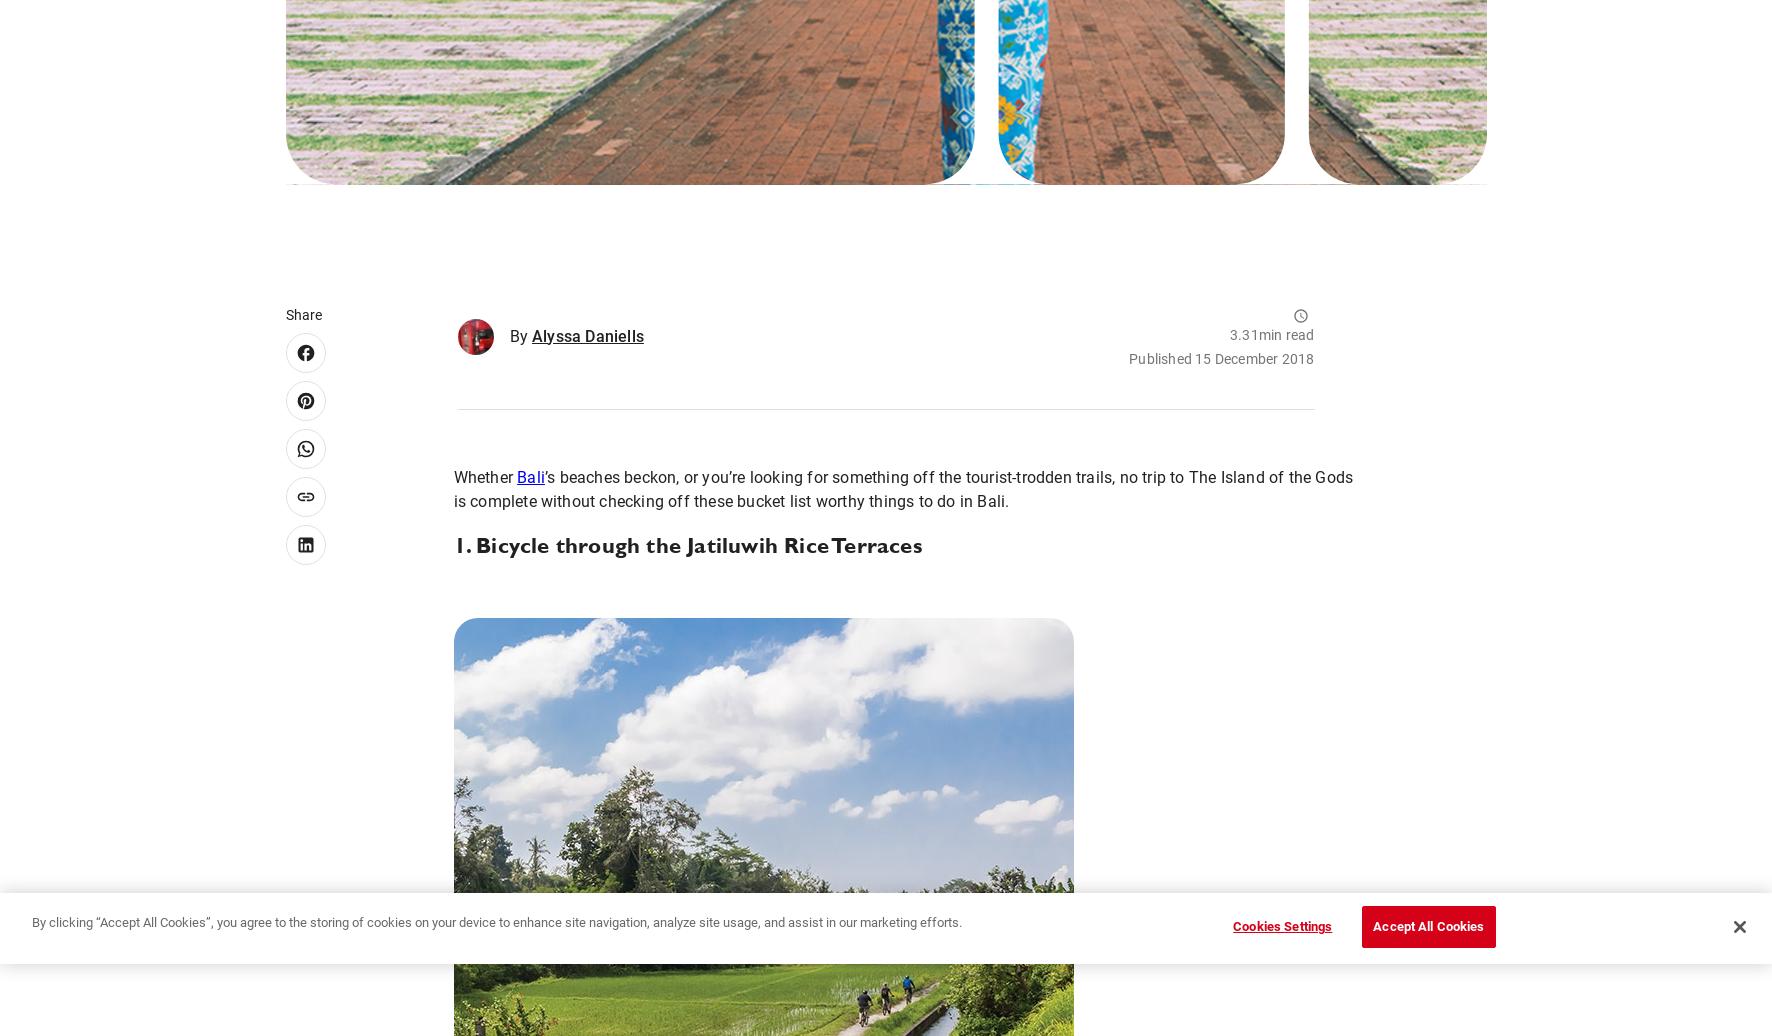 The height and width of the screenshot is (1036, 1772). What do you see at coordinates (529, 476) in the screenshot?
I see `'Bali'` at bounding box center [529, 476].